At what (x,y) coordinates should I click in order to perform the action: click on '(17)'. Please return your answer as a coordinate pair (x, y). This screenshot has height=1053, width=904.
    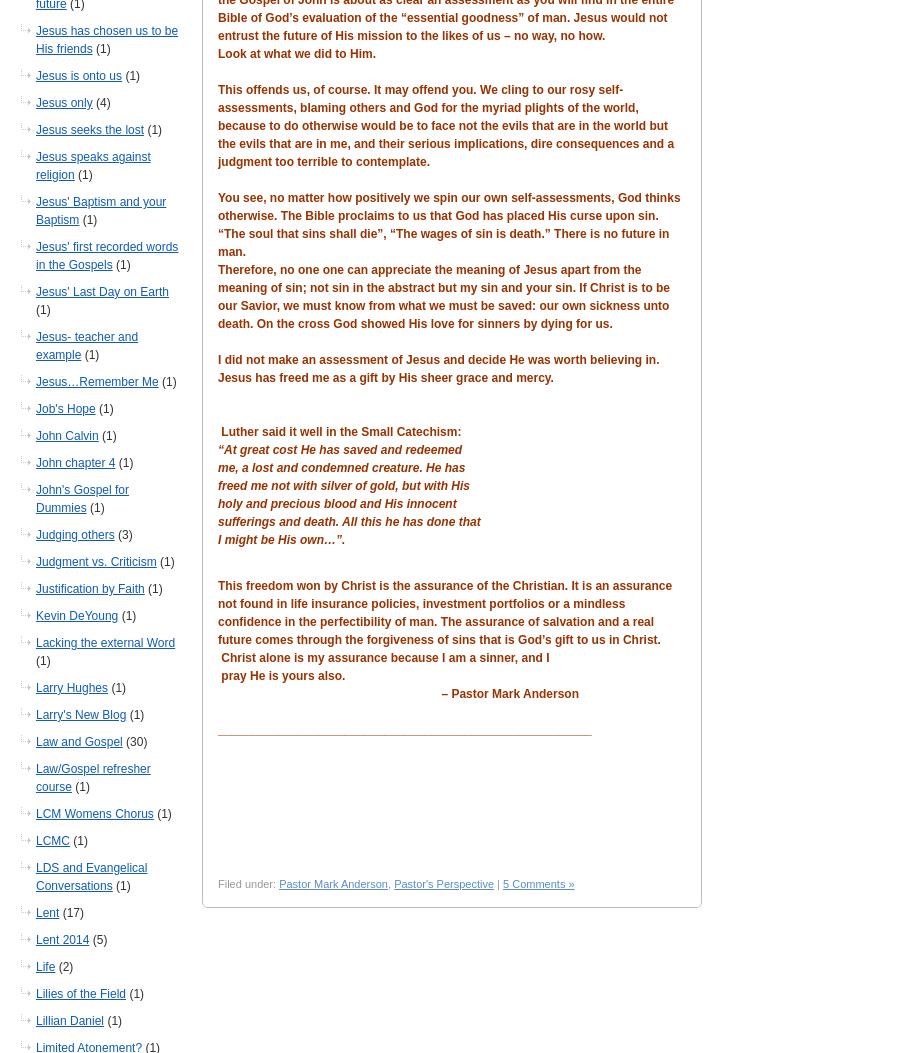
    Looking at the image, I should click on (59, 911).